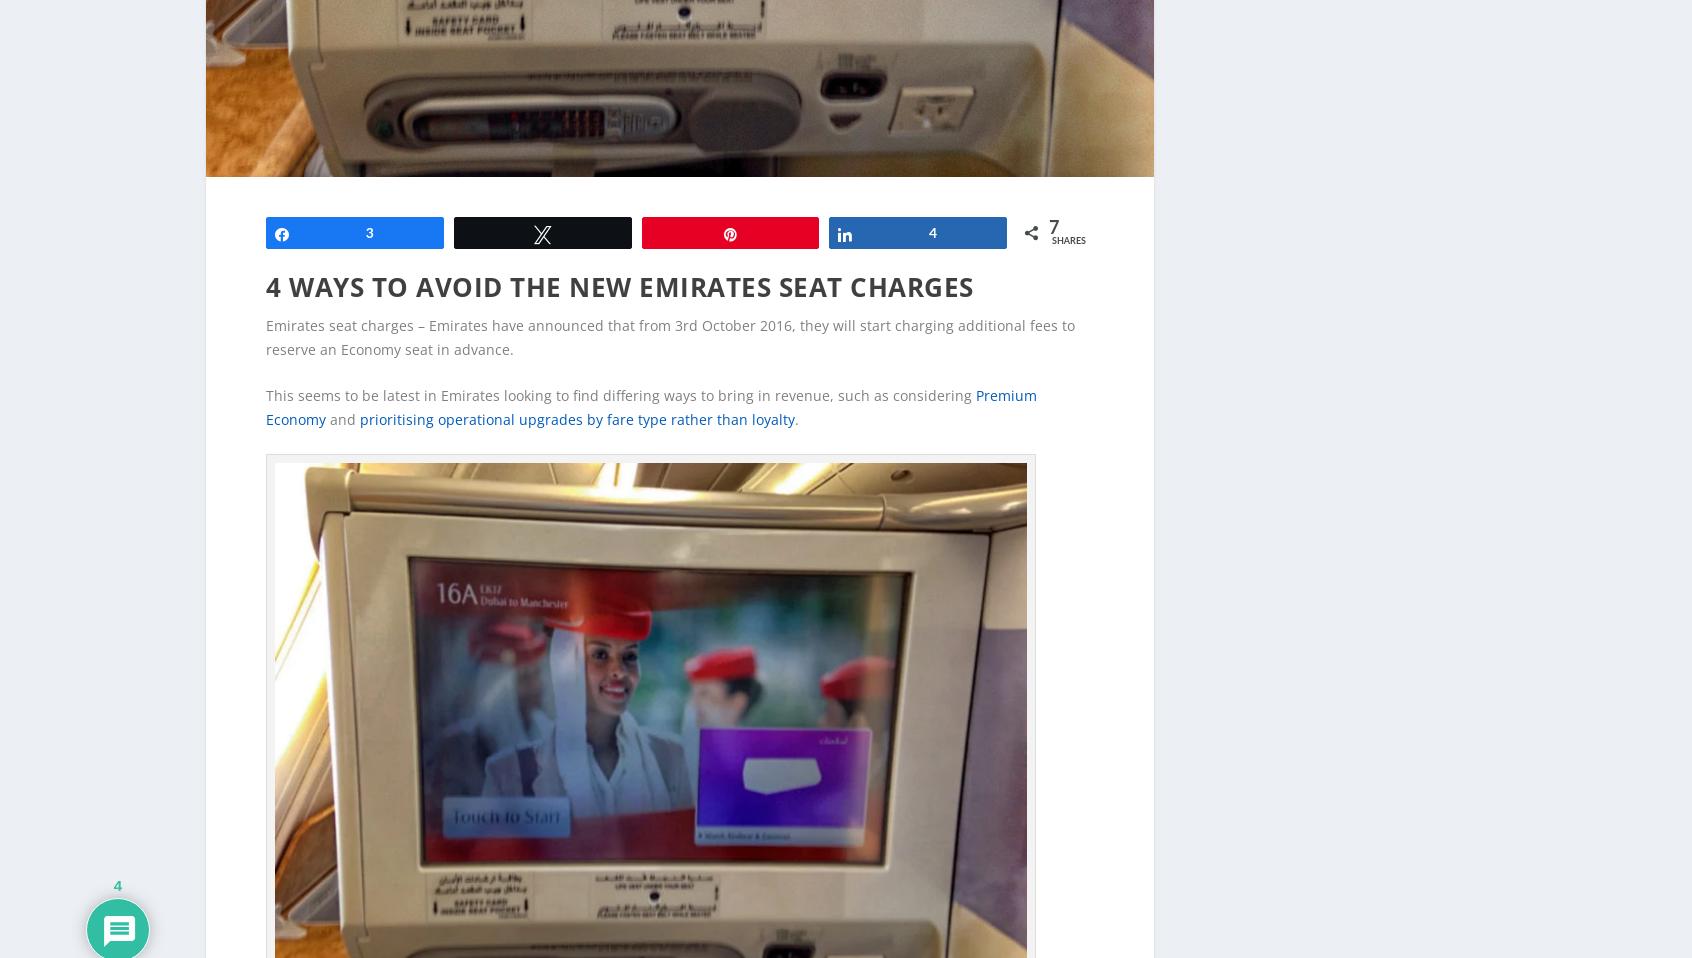  Describe the element at coordinates (576, 386) in the screenshot. I see `'prioritising operational upgrades by fare type rather than loyalty'` at that location.